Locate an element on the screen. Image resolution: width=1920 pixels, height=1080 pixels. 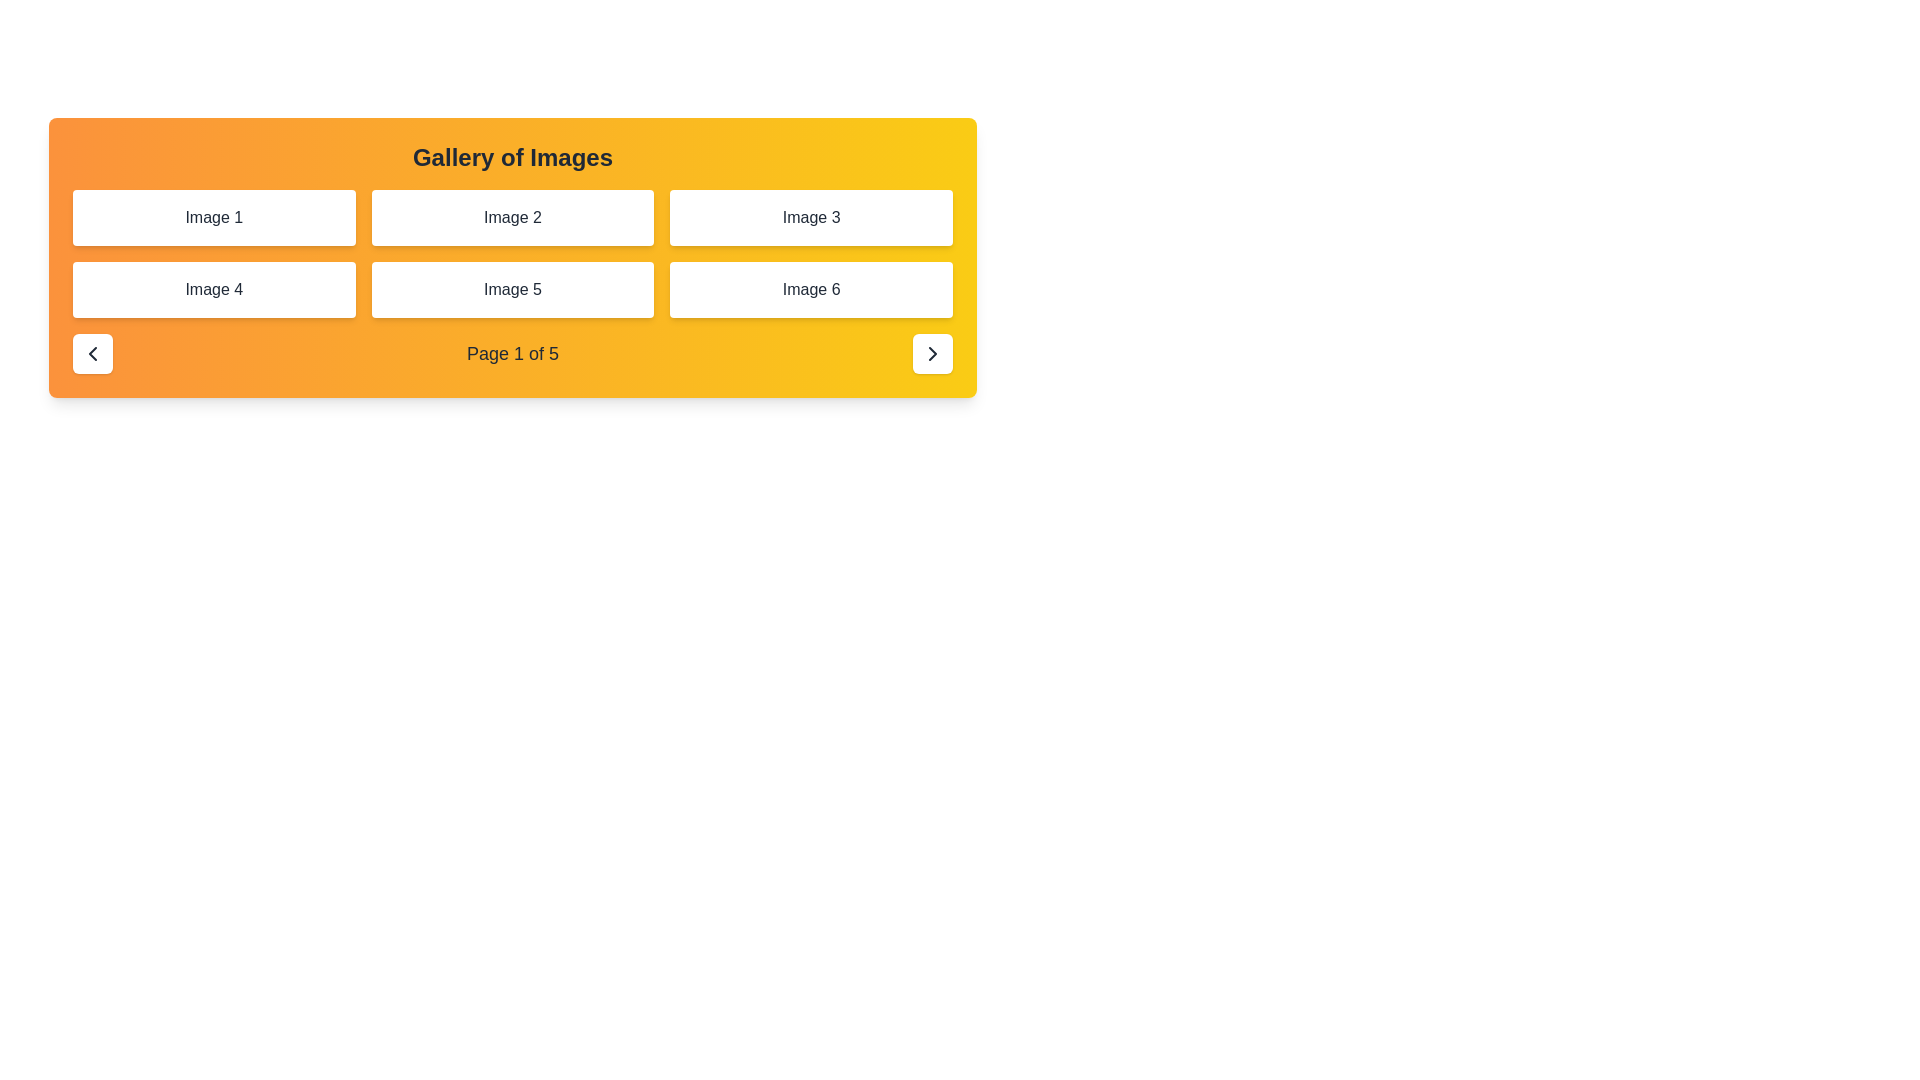
the text label 'Image 4', which is located in the second row, first column of the grid layout, serving as a placeholder for an image is located at coordinates (214, 289).